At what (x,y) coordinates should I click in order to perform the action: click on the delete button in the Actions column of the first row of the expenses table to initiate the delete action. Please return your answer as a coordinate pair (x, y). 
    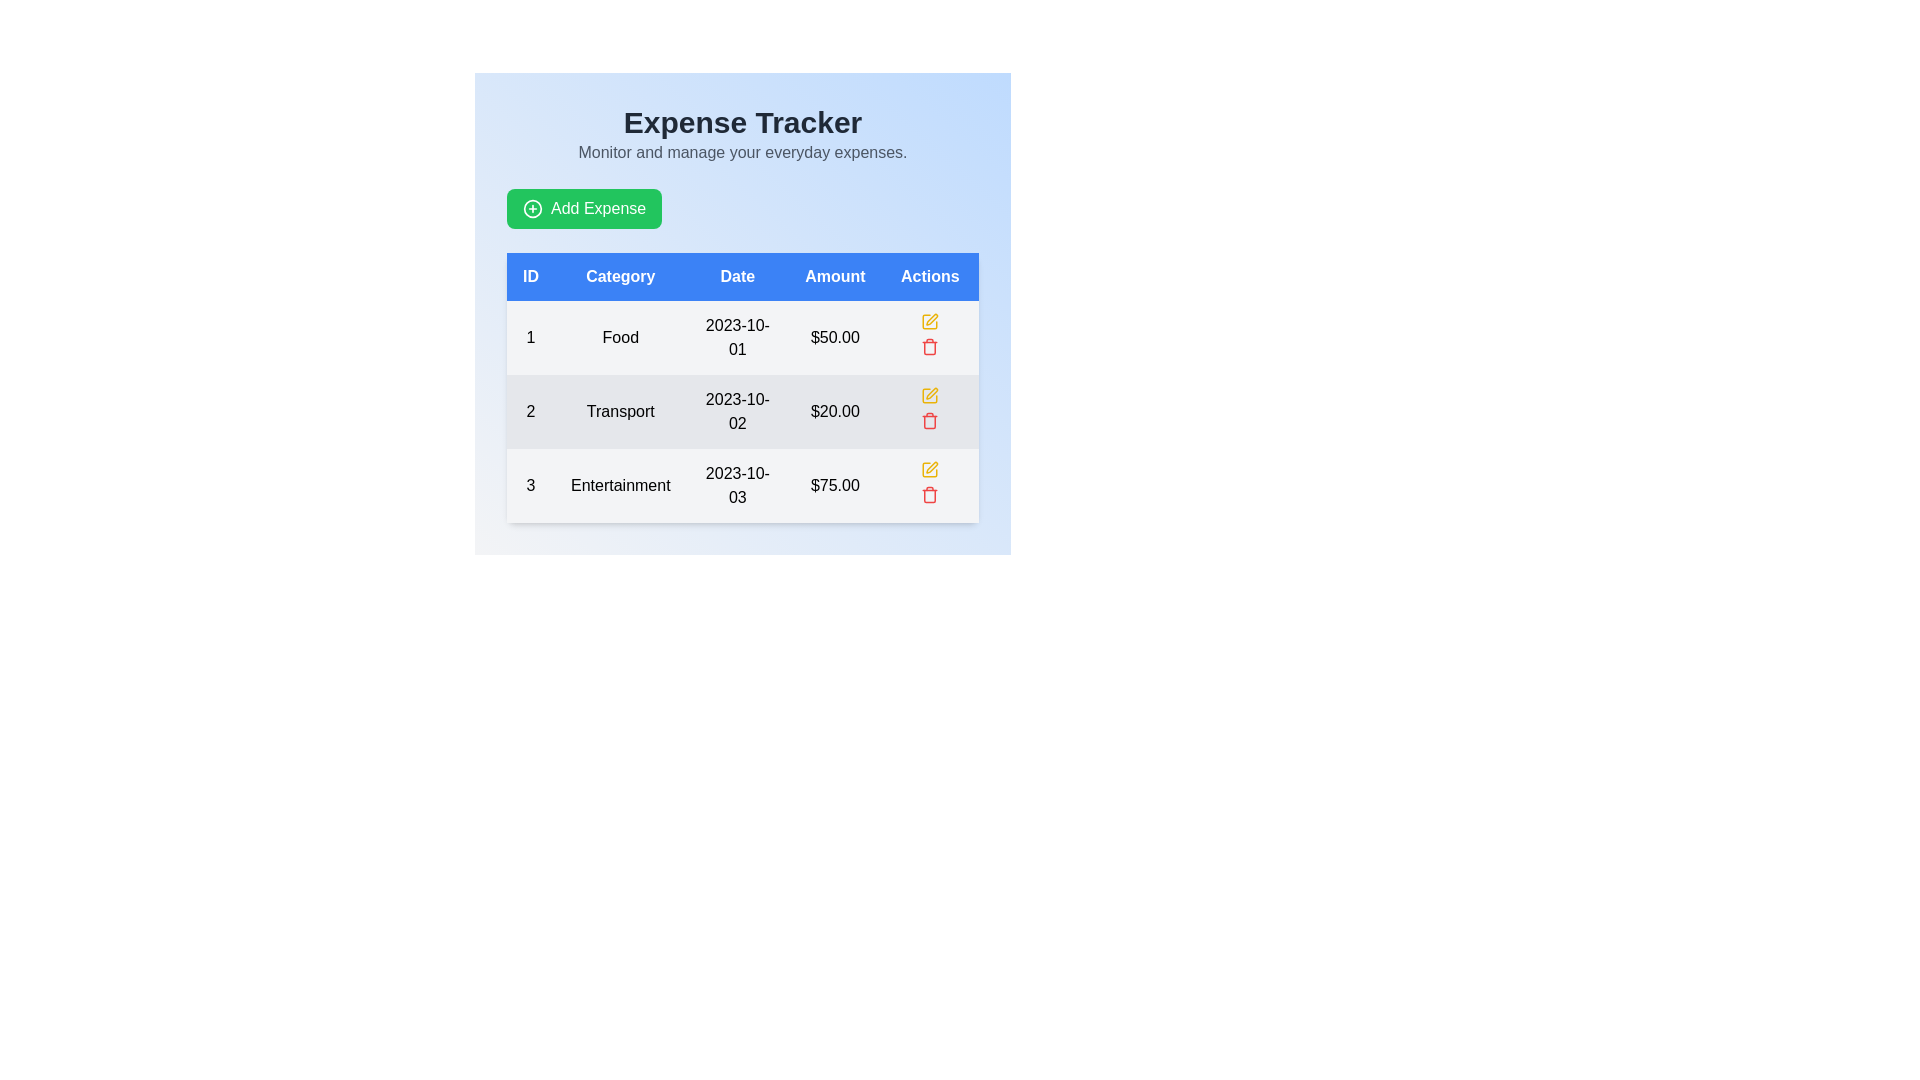
    Looking at the image, I should click on (929, 346).